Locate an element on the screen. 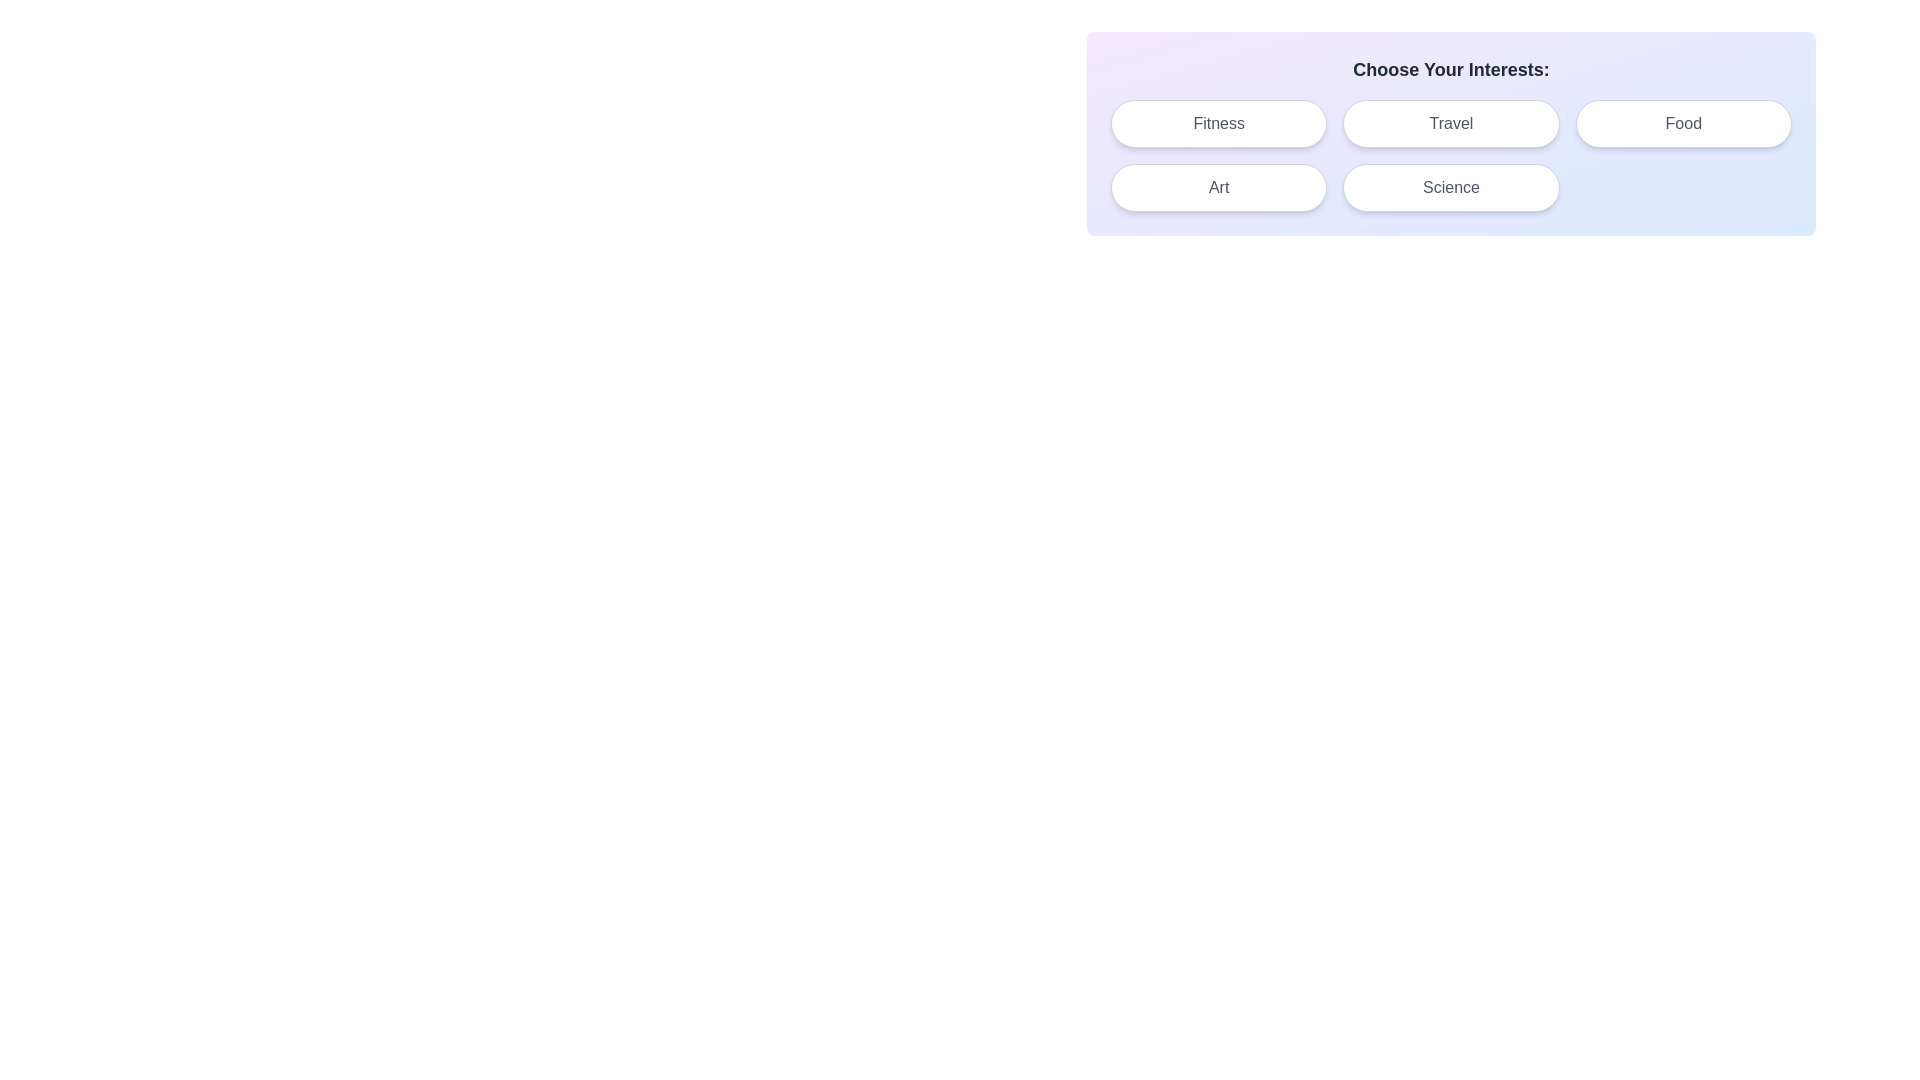 The width and height of the screenshot is (1920, 1080). the chip labeled Travel to toggle its selection is located at coordinates (1451, 123).